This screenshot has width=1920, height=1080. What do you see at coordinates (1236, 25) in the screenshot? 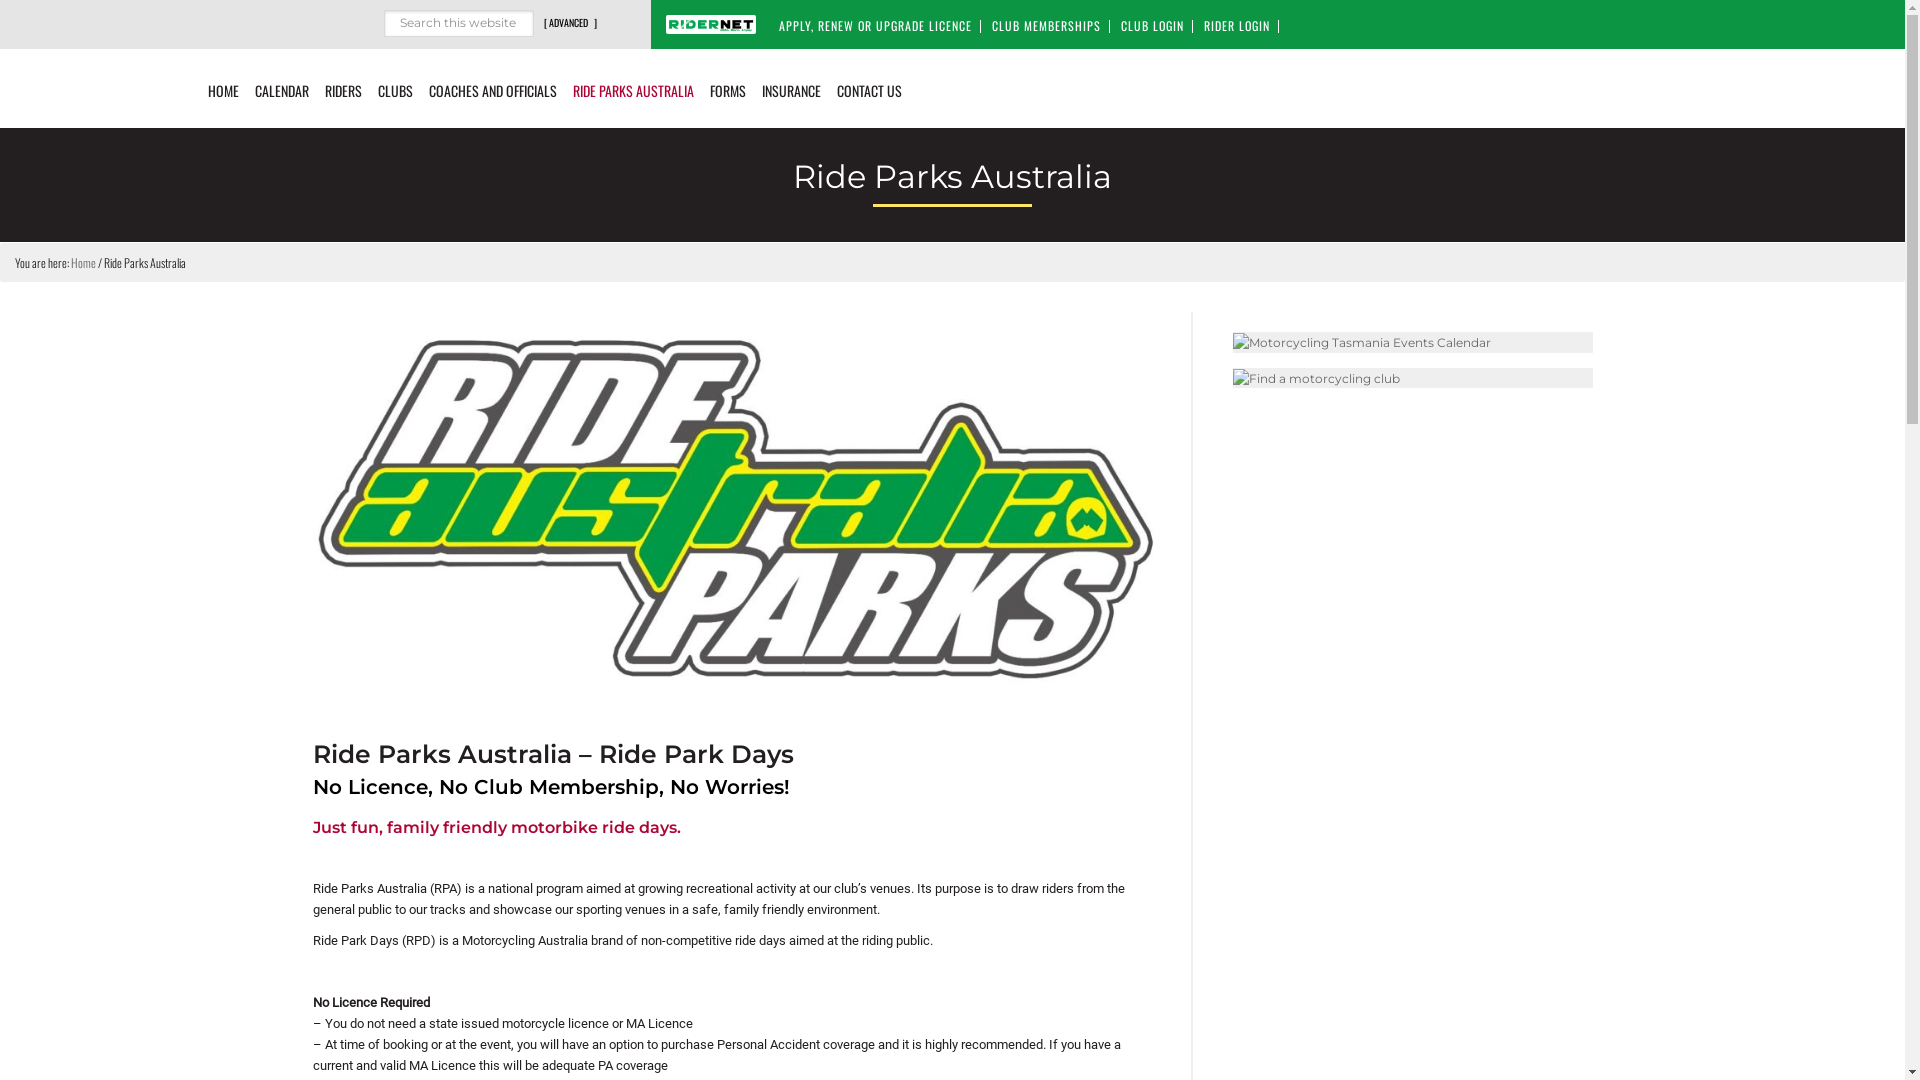
I see `'RIDER LOGIN'` at bounding box center [1236, 25].